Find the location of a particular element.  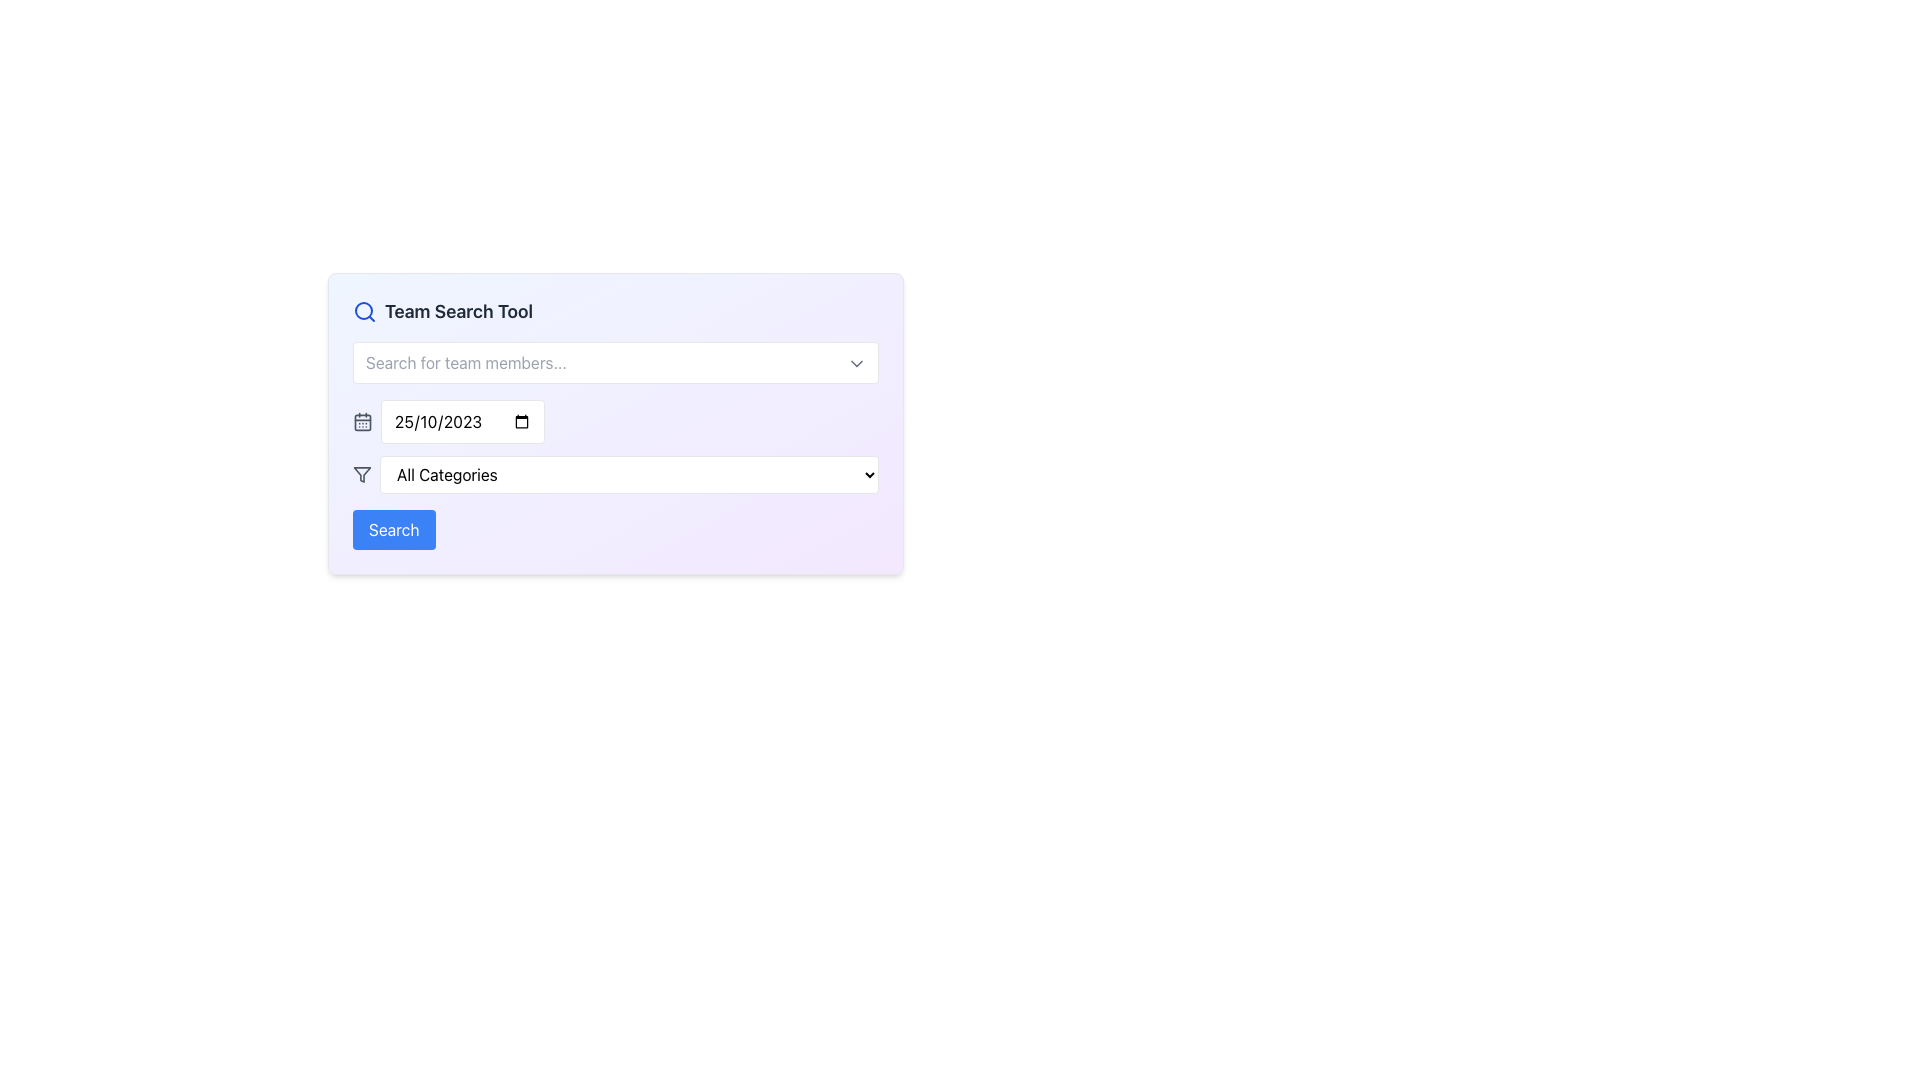

the prominent rectangular button with a blue background and white bold text reading 'Search' to observe its hover animation is located at coordinates (394, 528).